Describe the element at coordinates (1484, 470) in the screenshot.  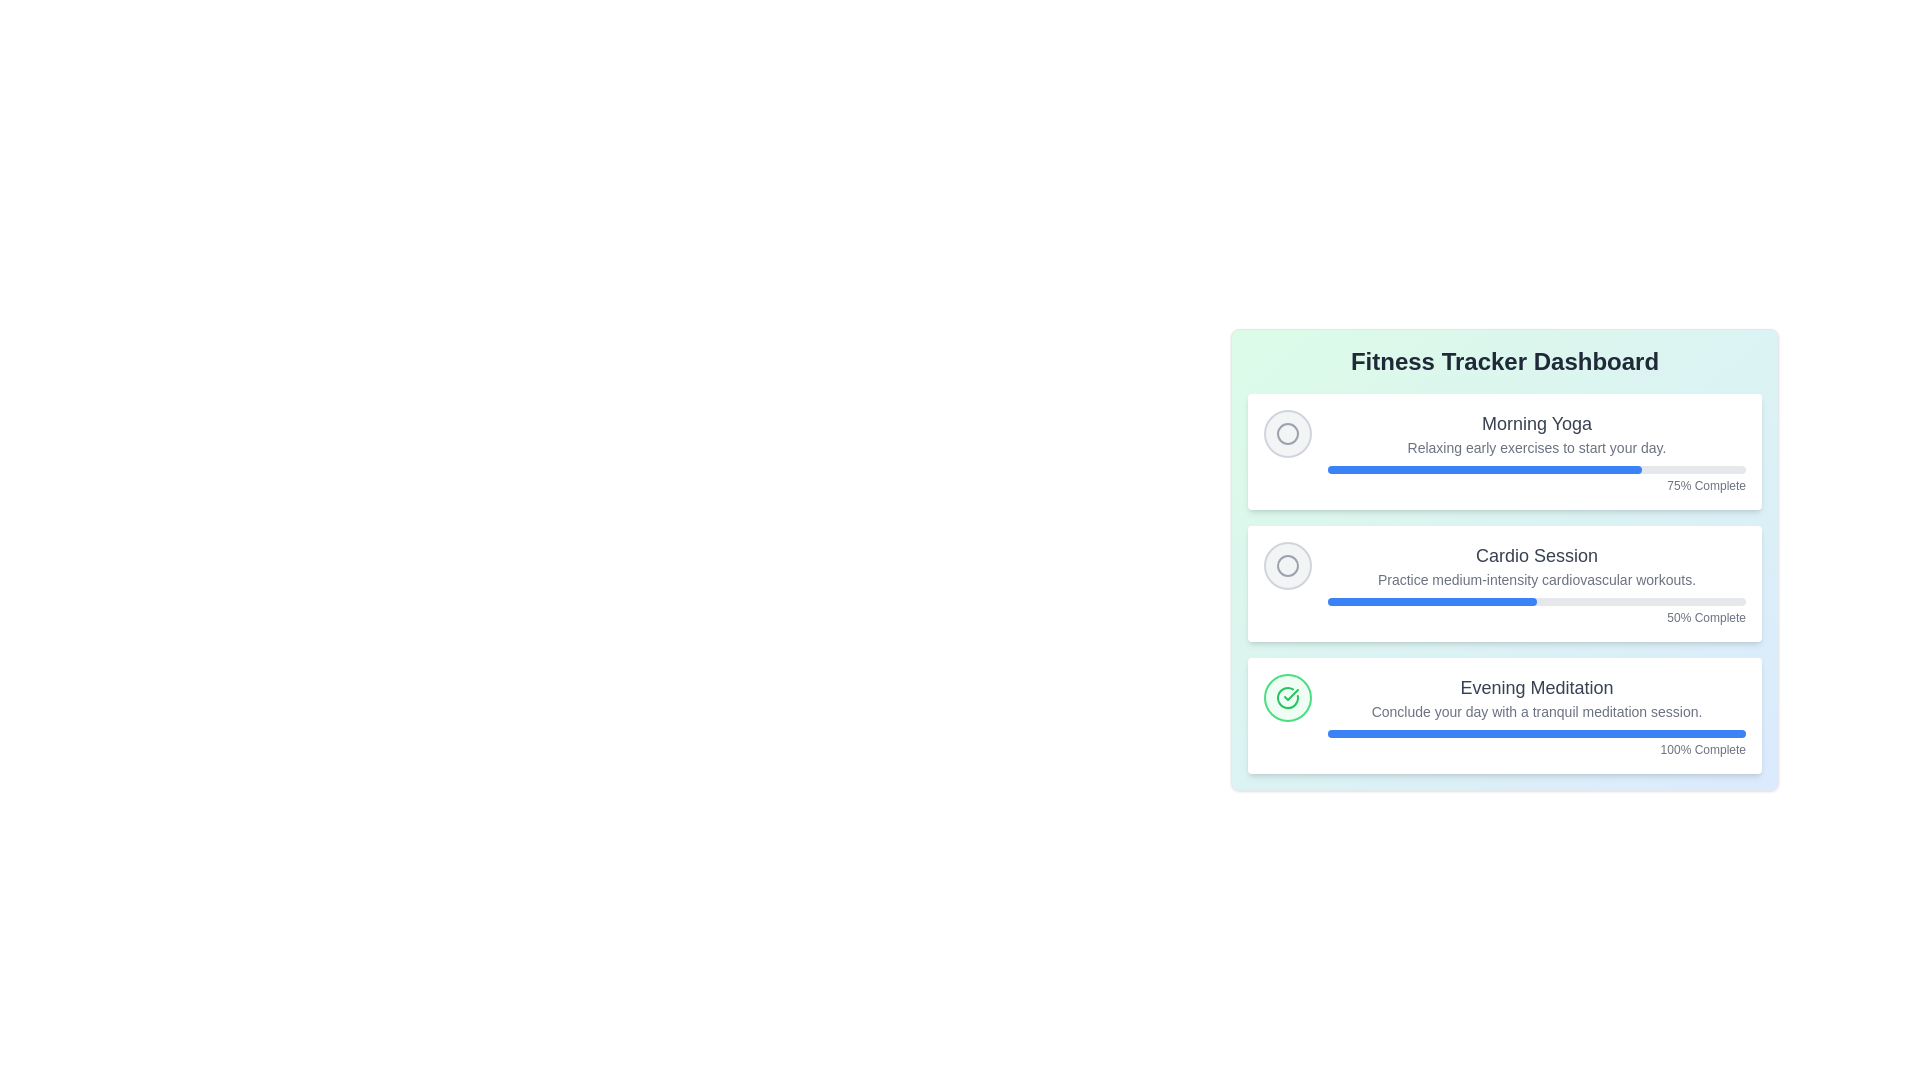
I see `the blue filled progress indicator within the gray progress bar under the 'Morning Yoga' section in the 'Fitness Tracker Dashboard'` at that location.